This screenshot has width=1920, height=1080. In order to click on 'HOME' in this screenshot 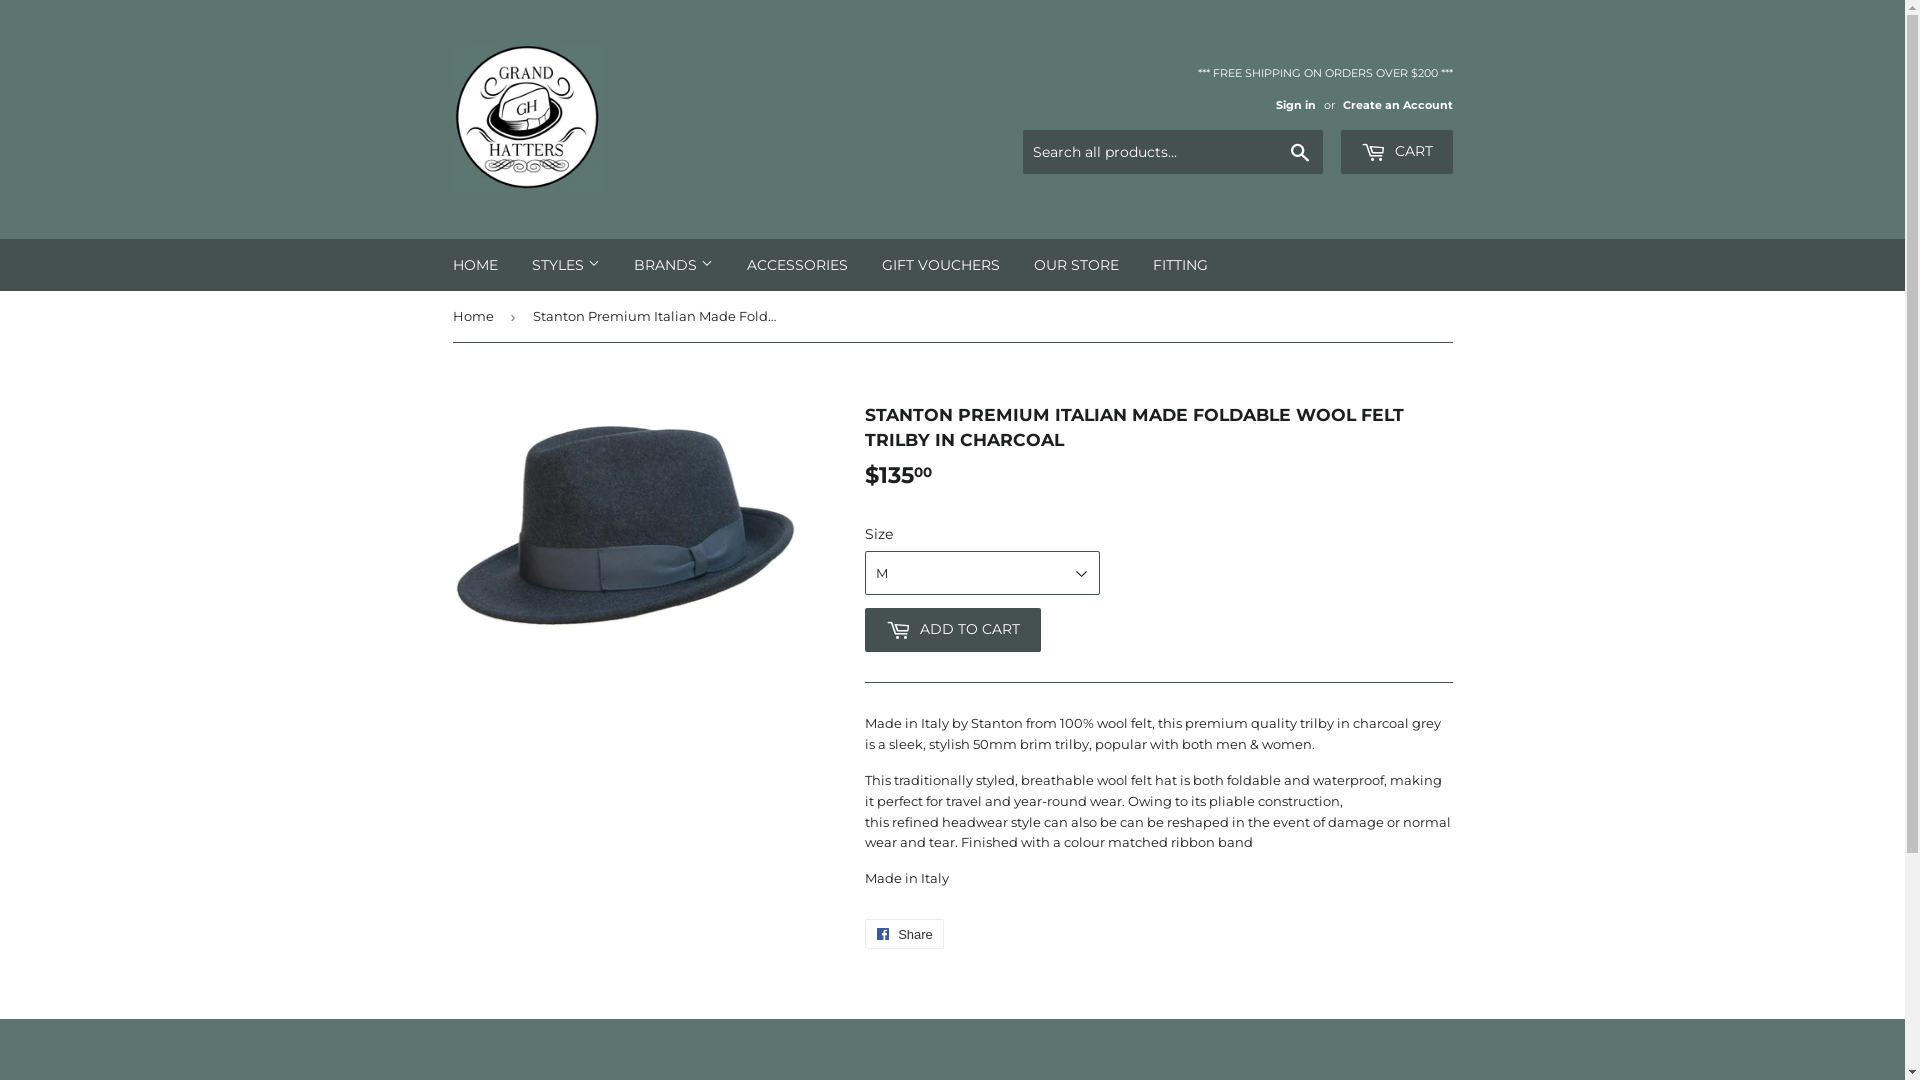, I will do `click(474, 264)`.